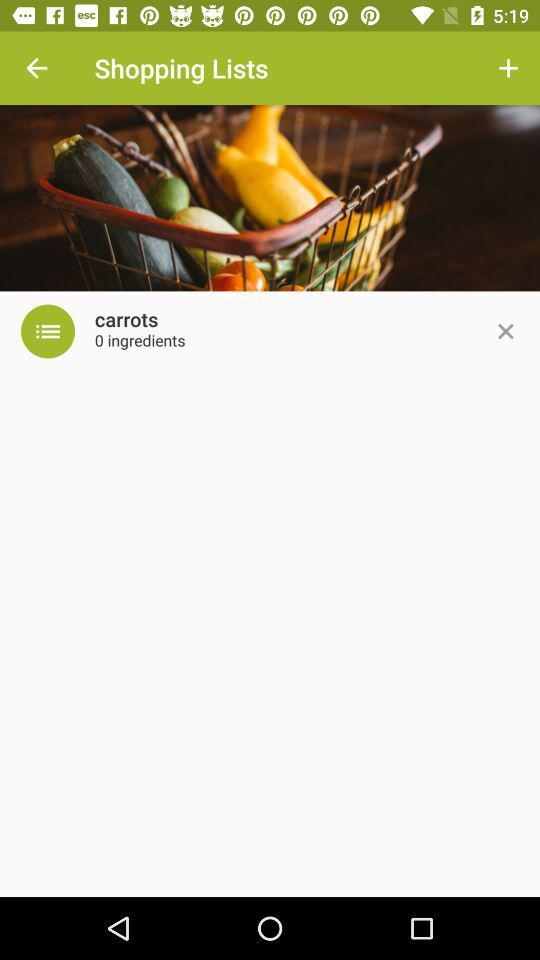  Describe the element at coordinates (139, 343) in the screenshot. I see `the 0 ingredients item` at that location.